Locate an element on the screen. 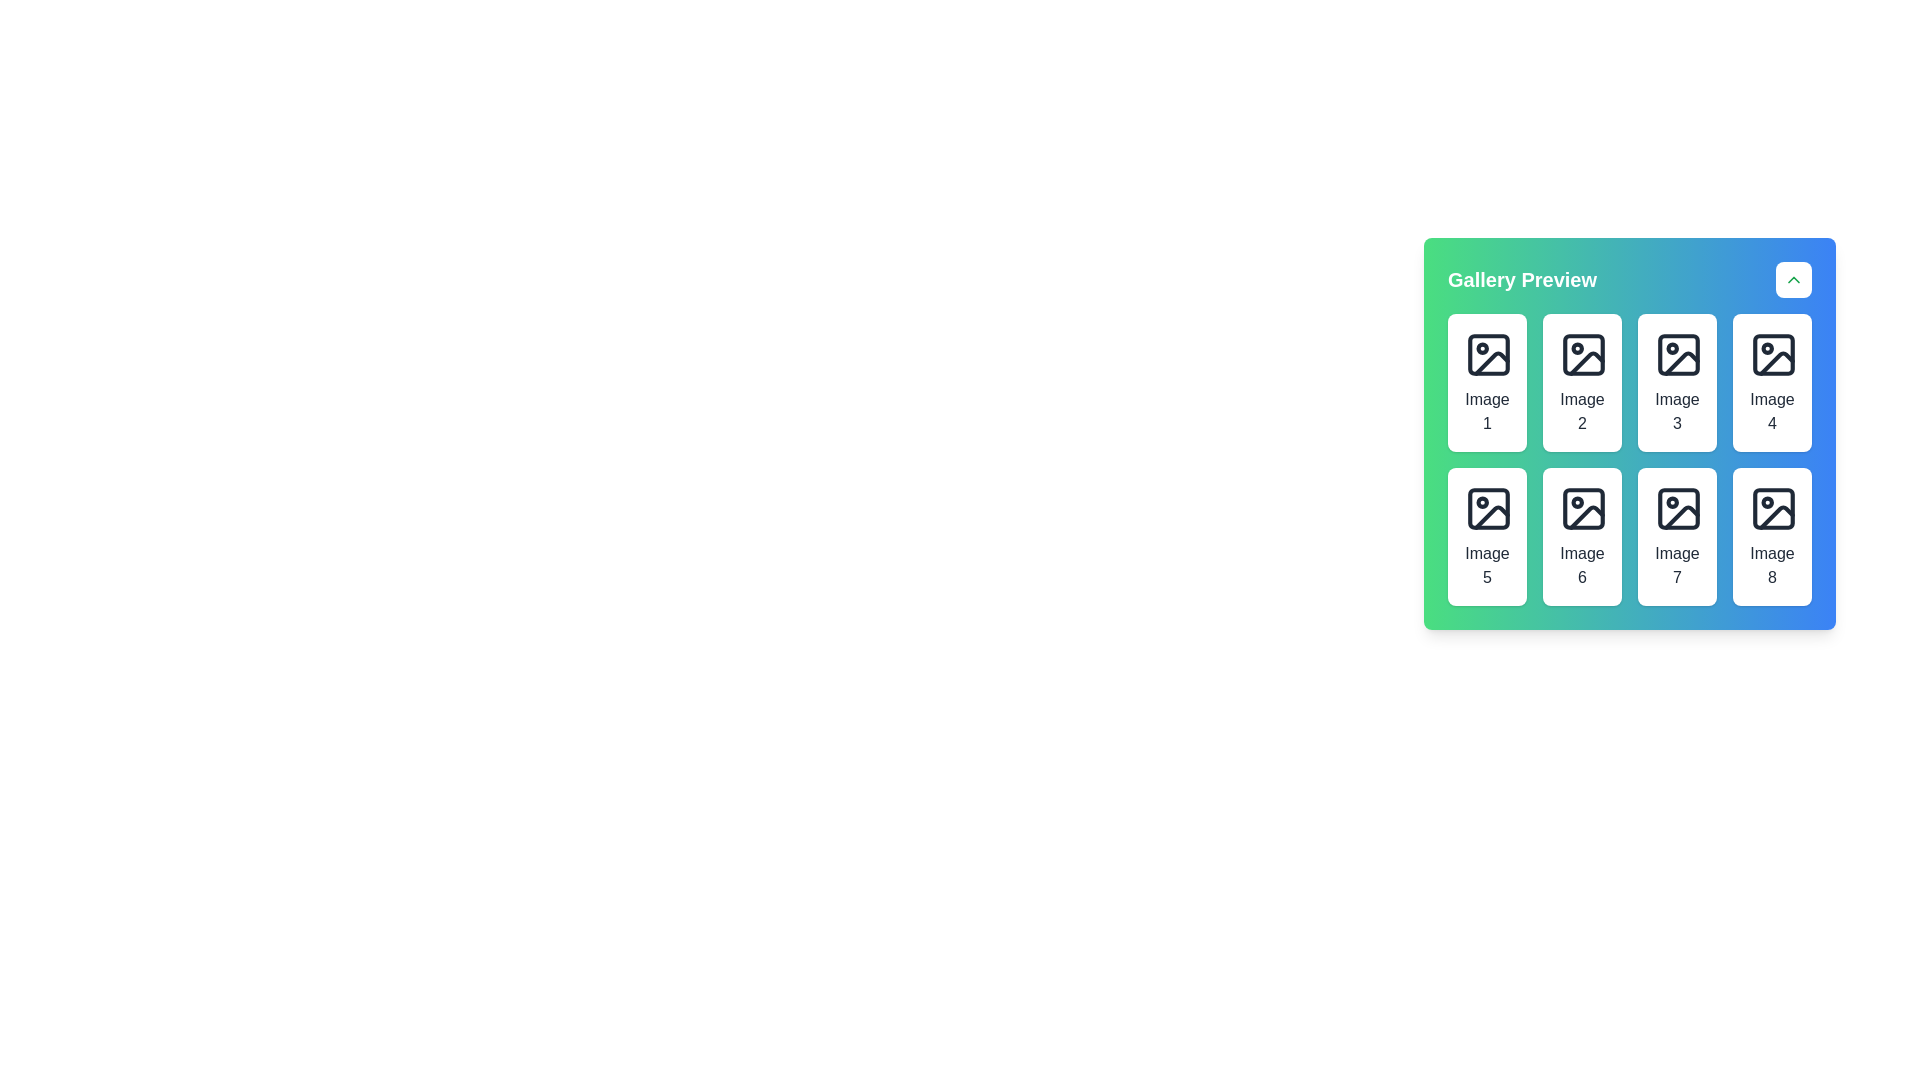 This screenshot has width=1920, height=1080. the image placeholder icon in the 'Gallery Preview' section is located at coordinates (1679, 508).